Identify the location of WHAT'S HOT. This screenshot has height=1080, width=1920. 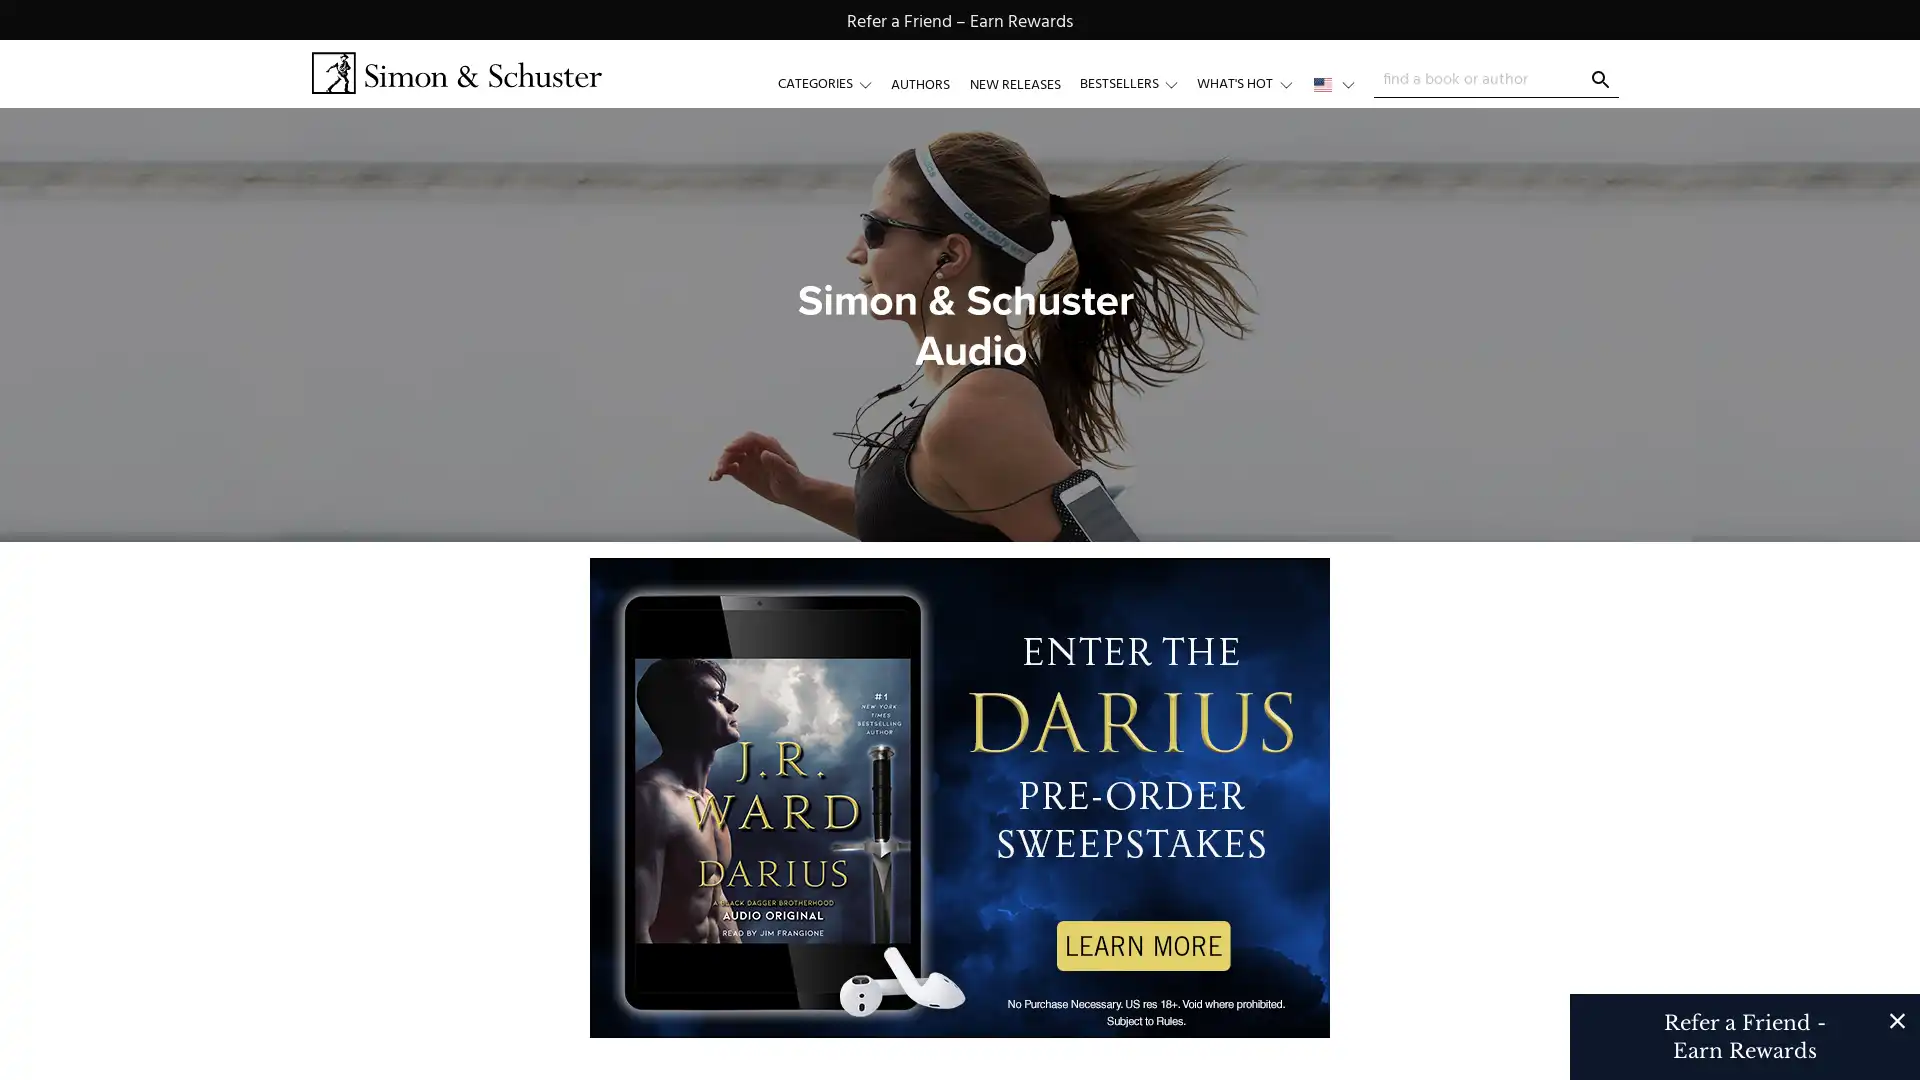
(1252, 83).